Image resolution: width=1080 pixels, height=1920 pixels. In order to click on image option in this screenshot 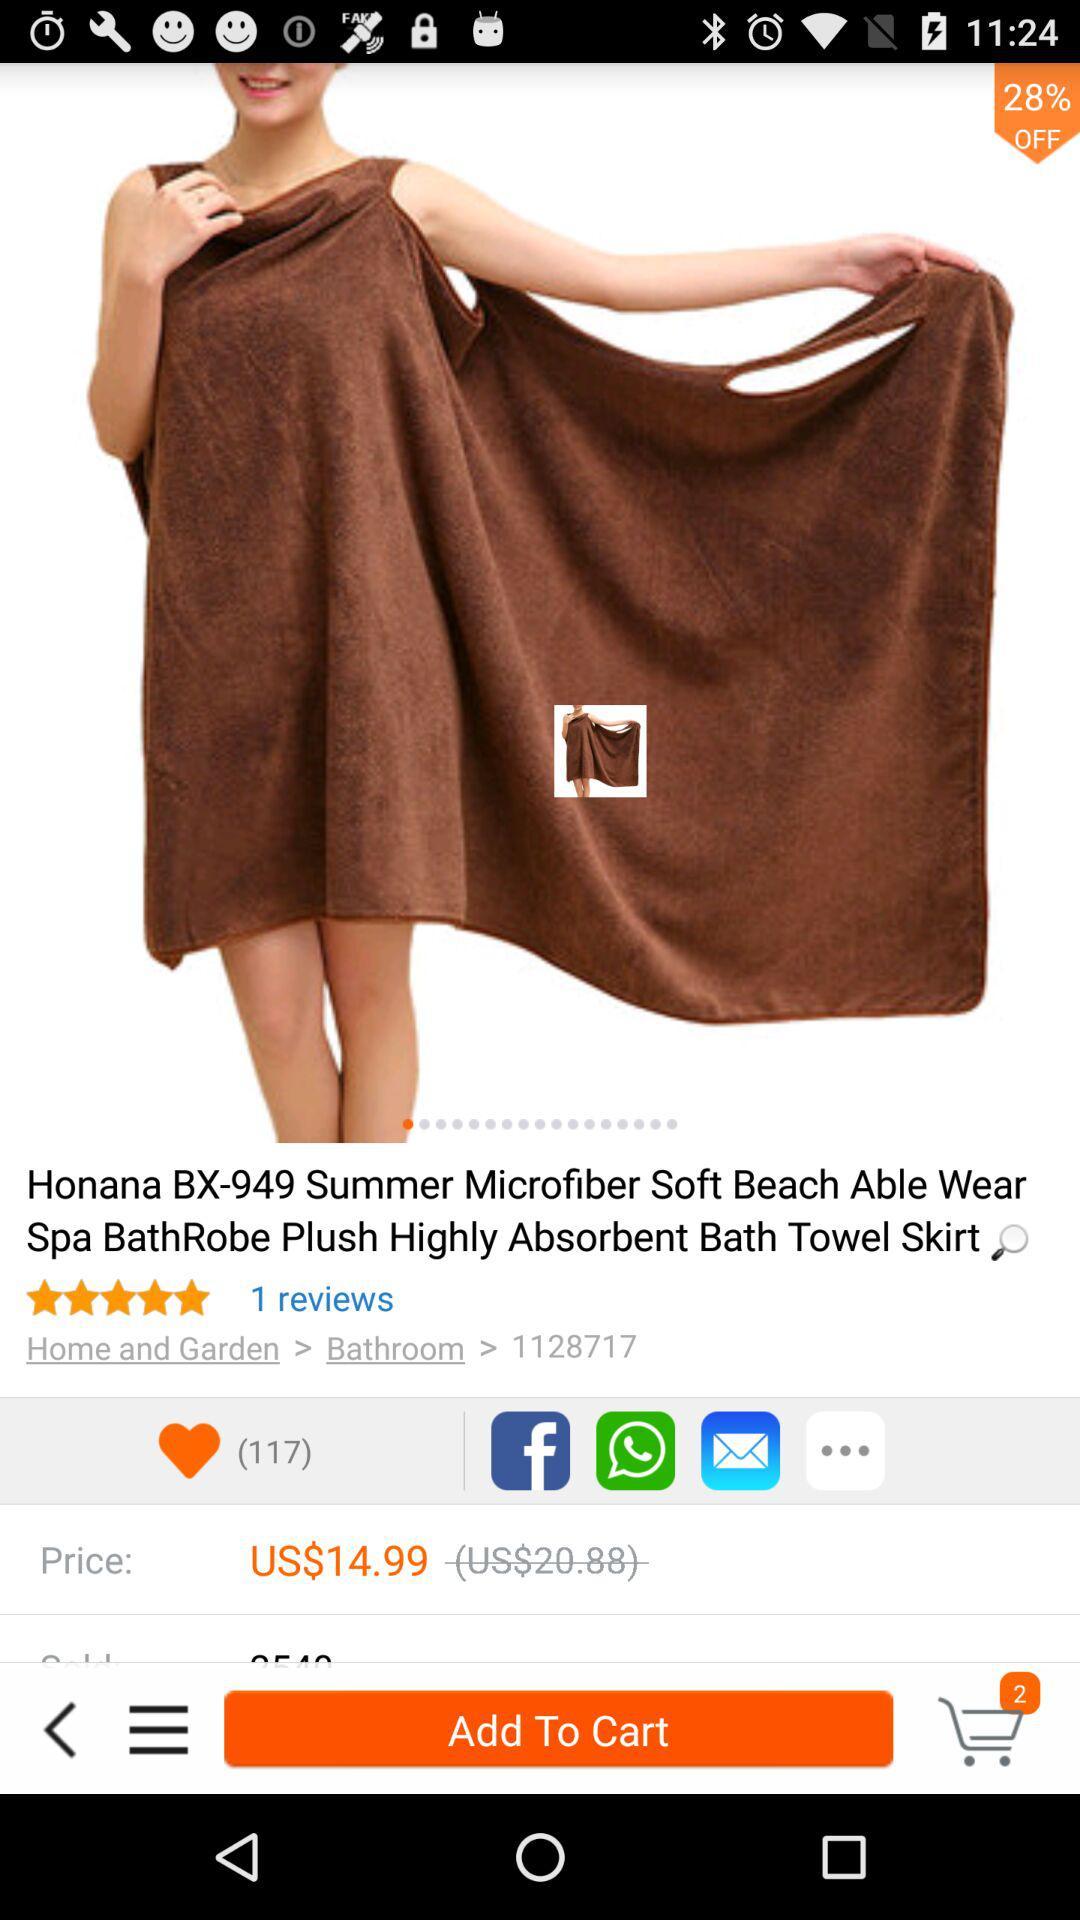, I will do `click(604, 1124)`.